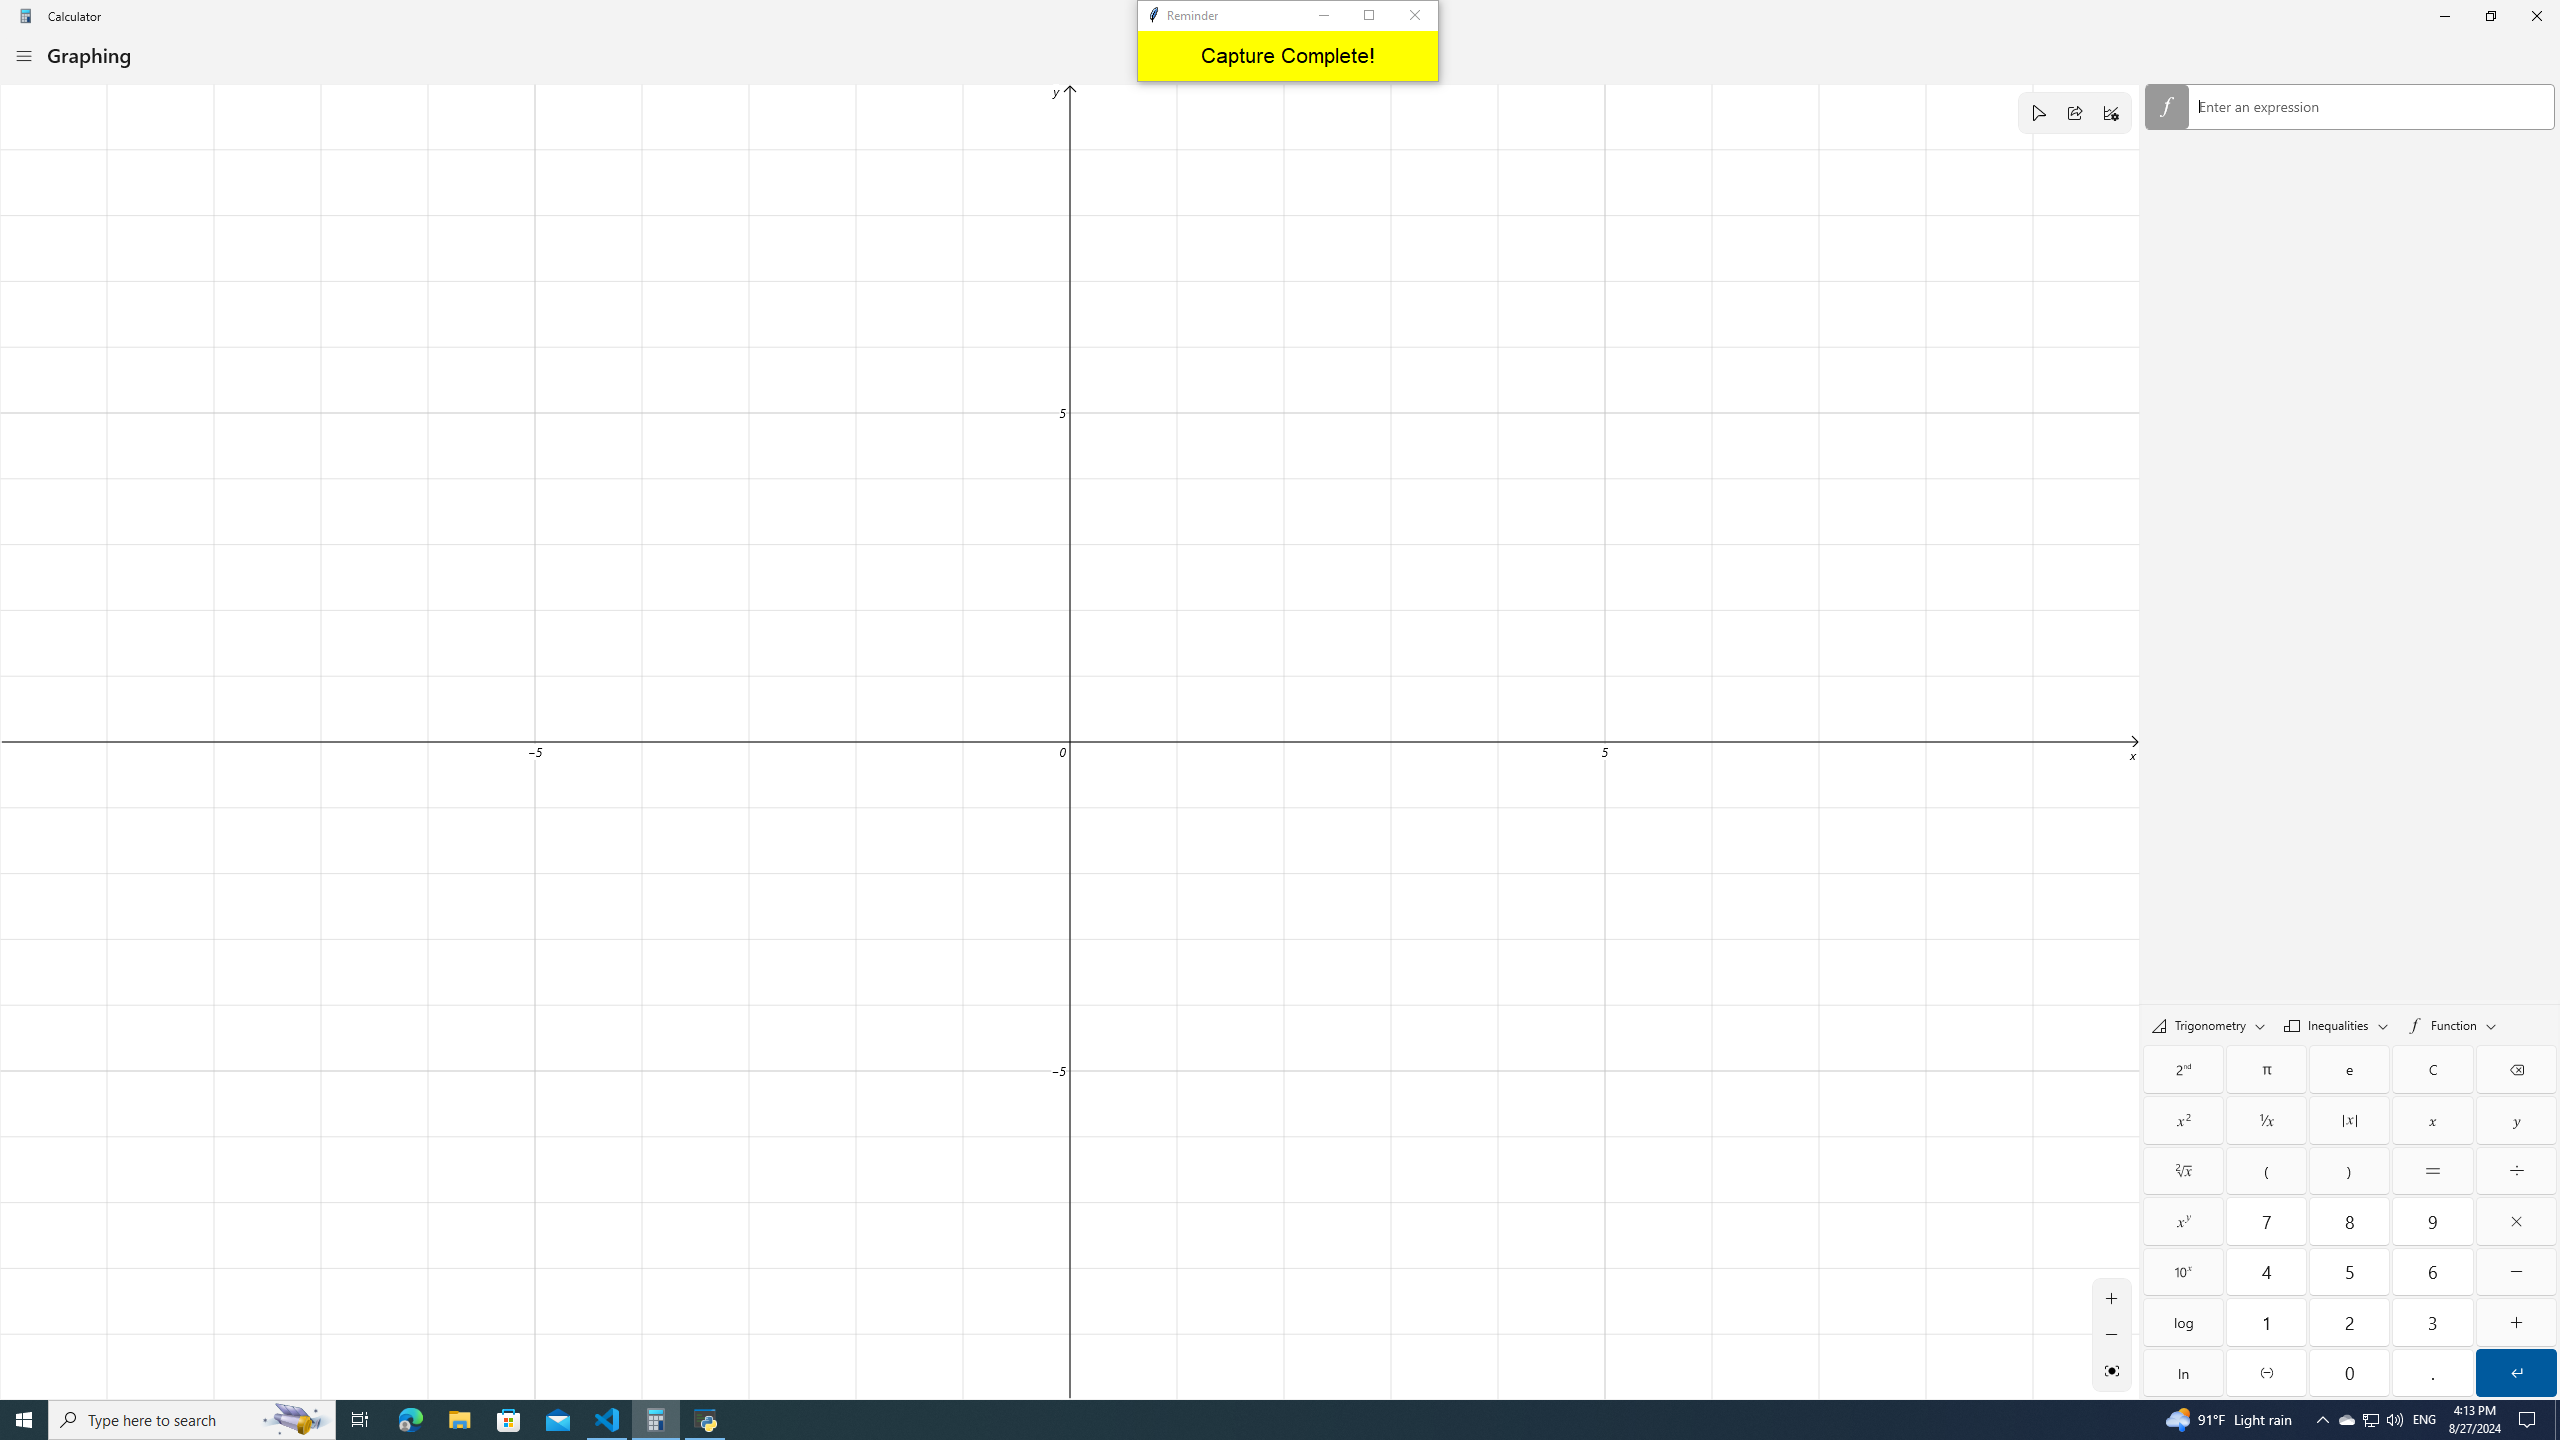 This screenshot has width=2560, height=1440. I want to click on 'Two', so click(2349, 1321).